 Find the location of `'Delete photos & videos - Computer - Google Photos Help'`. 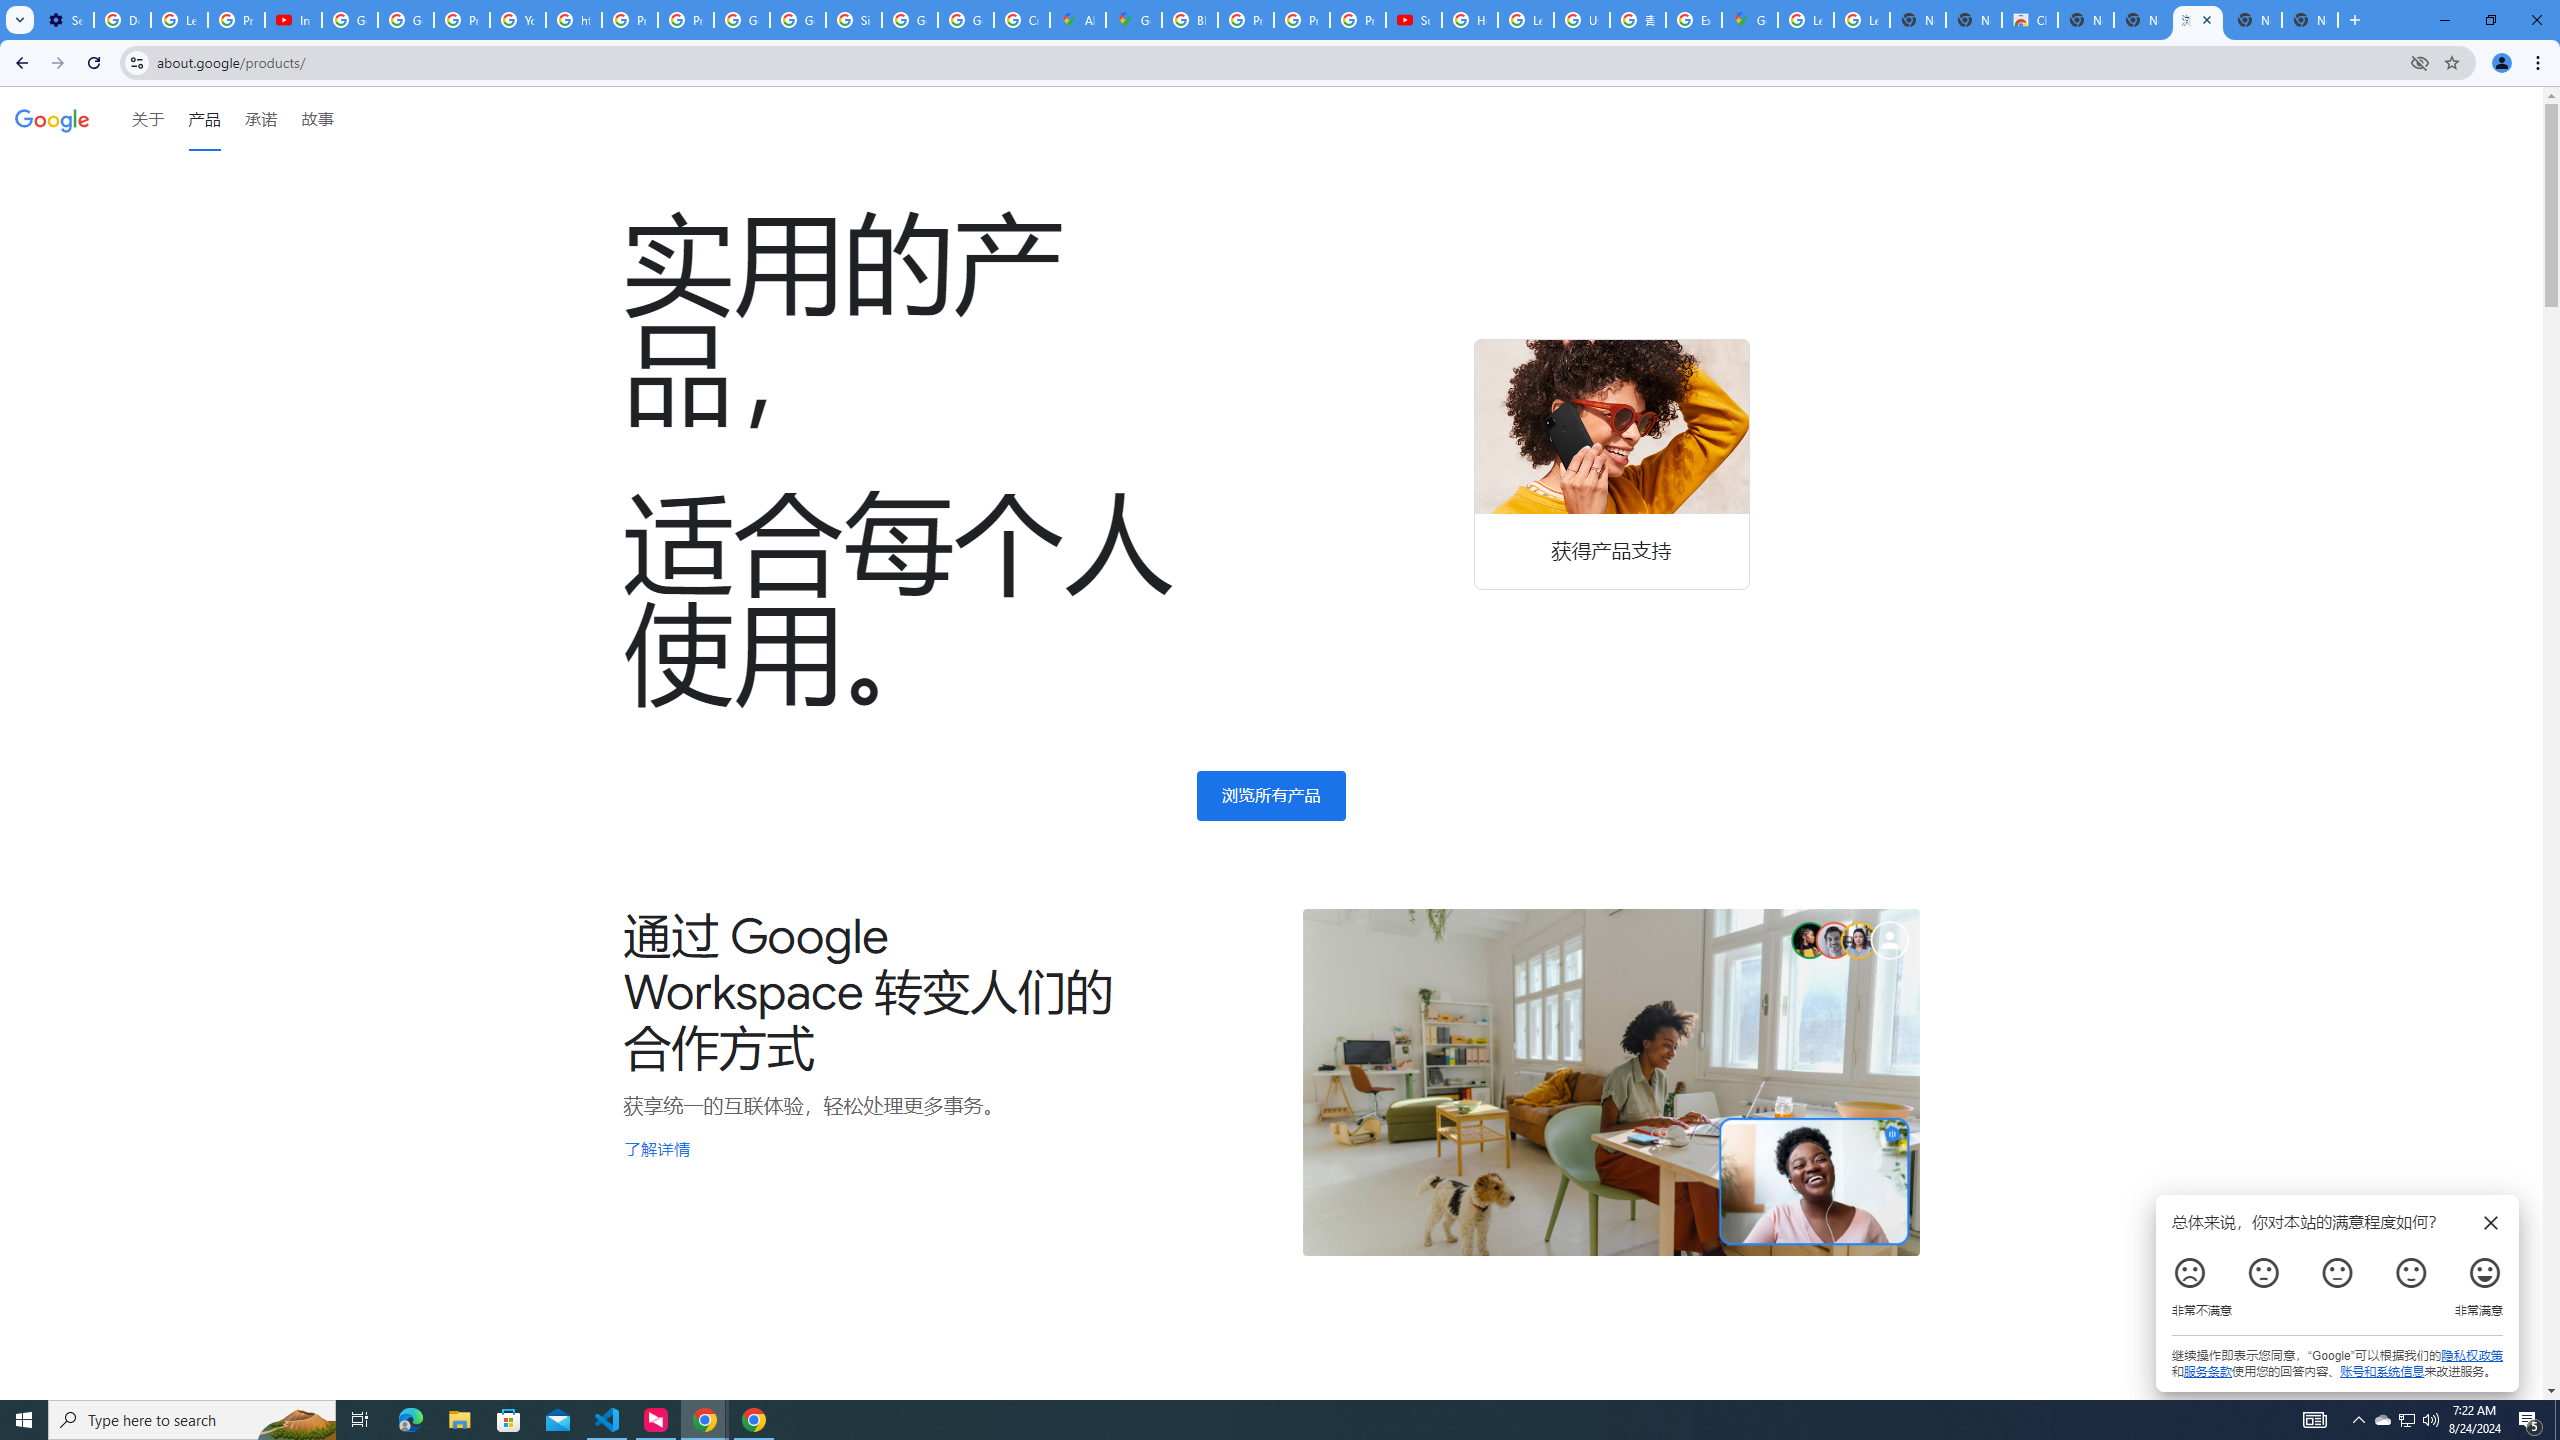

'Delete photos & videos - Computer - Google Photos Help' is located at coordinates (121, 19).